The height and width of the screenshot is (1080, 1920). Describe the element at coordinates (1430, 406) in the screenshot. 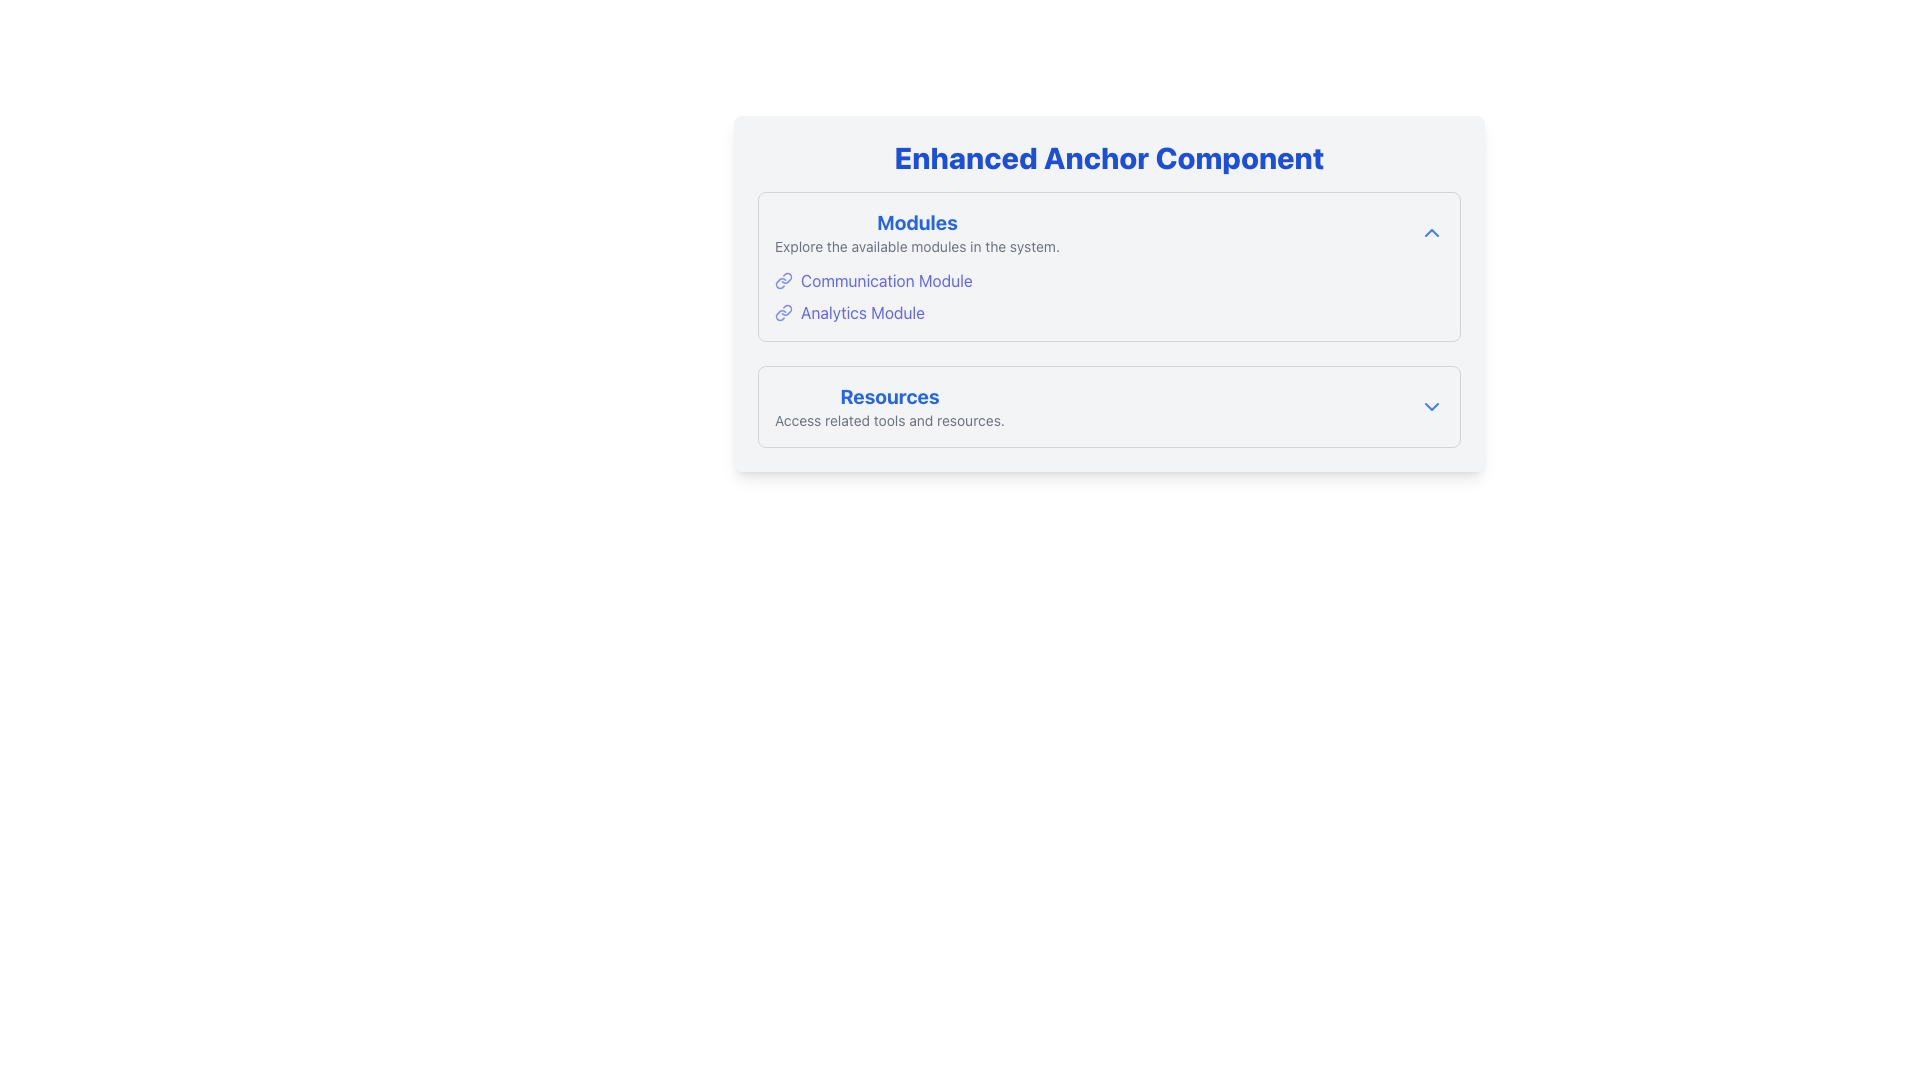

I see `the dropdown toggle button icon located at the far-right beside the 'Resources' title` at that location.